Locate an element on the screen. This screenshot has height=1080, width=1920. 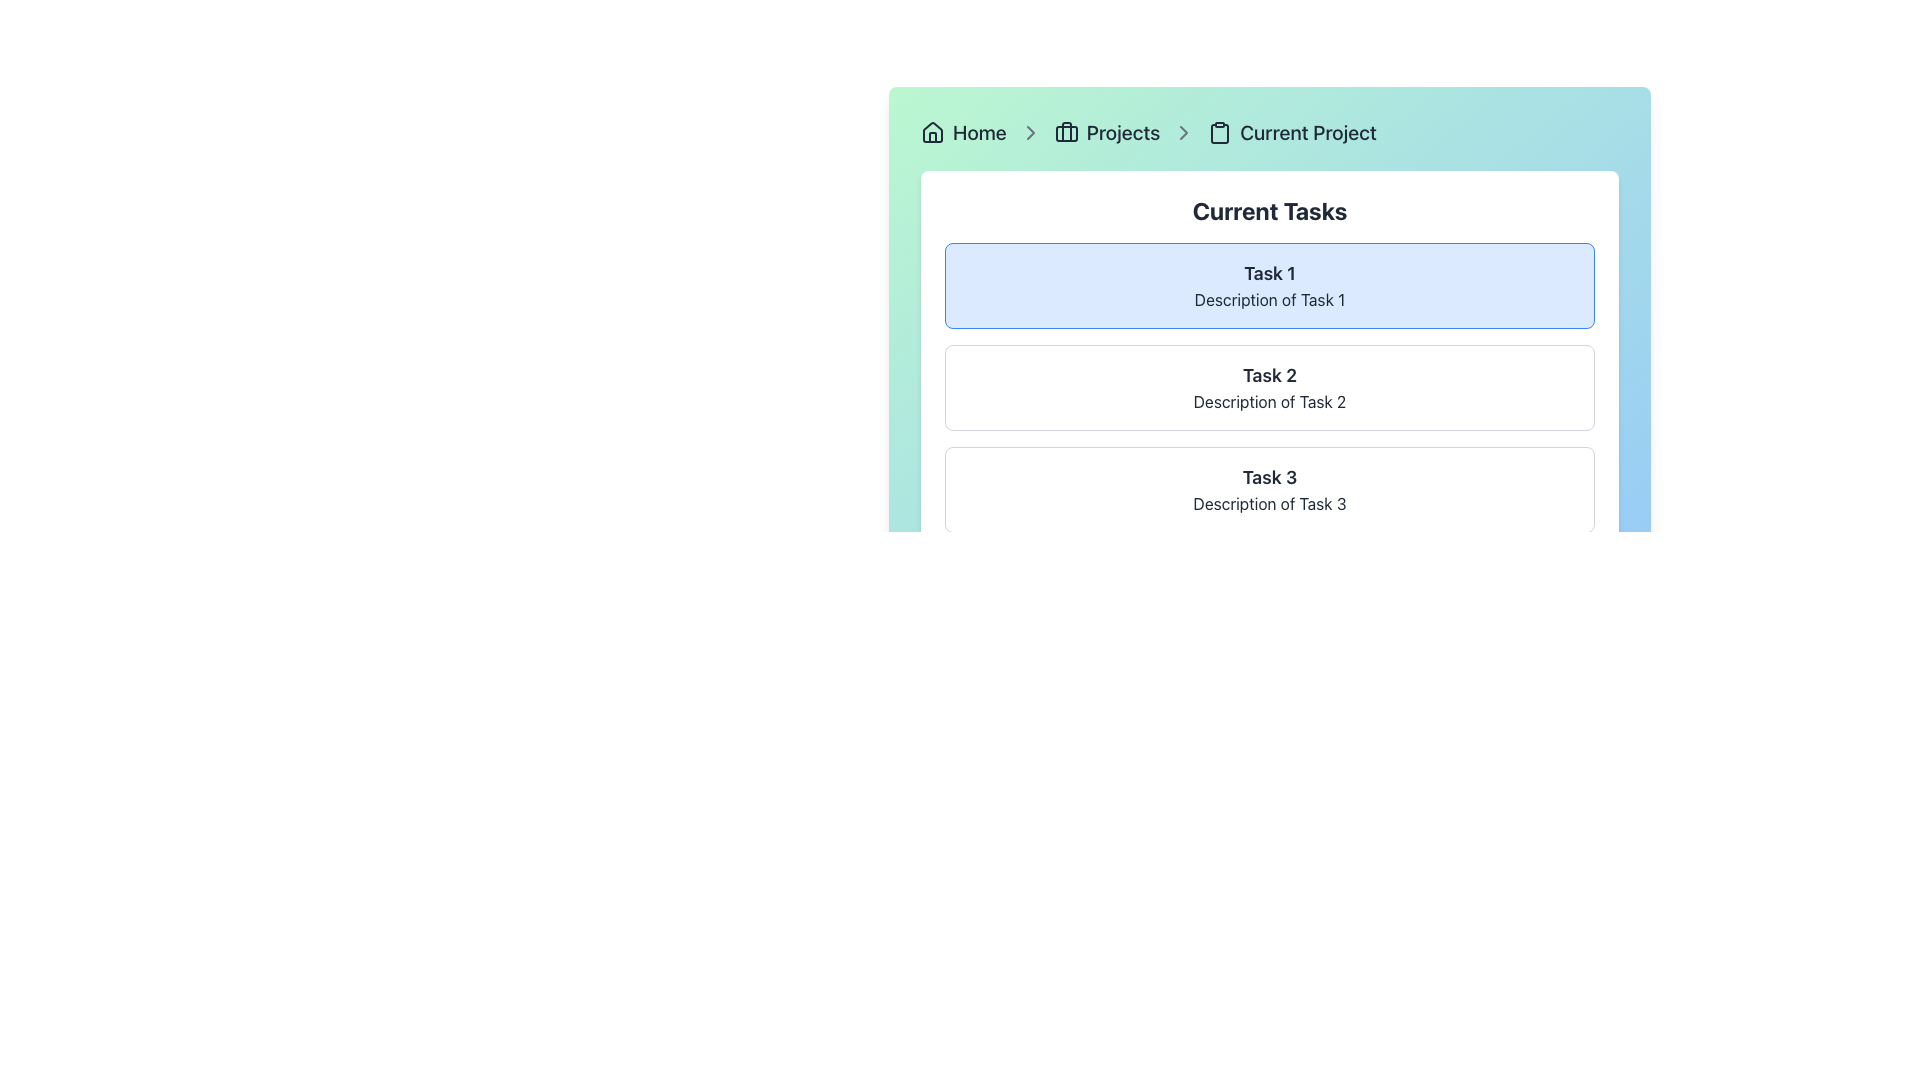
the decorative SVG rectangle element that is part of the briefcase icon is located at coordinates (1065, 134).